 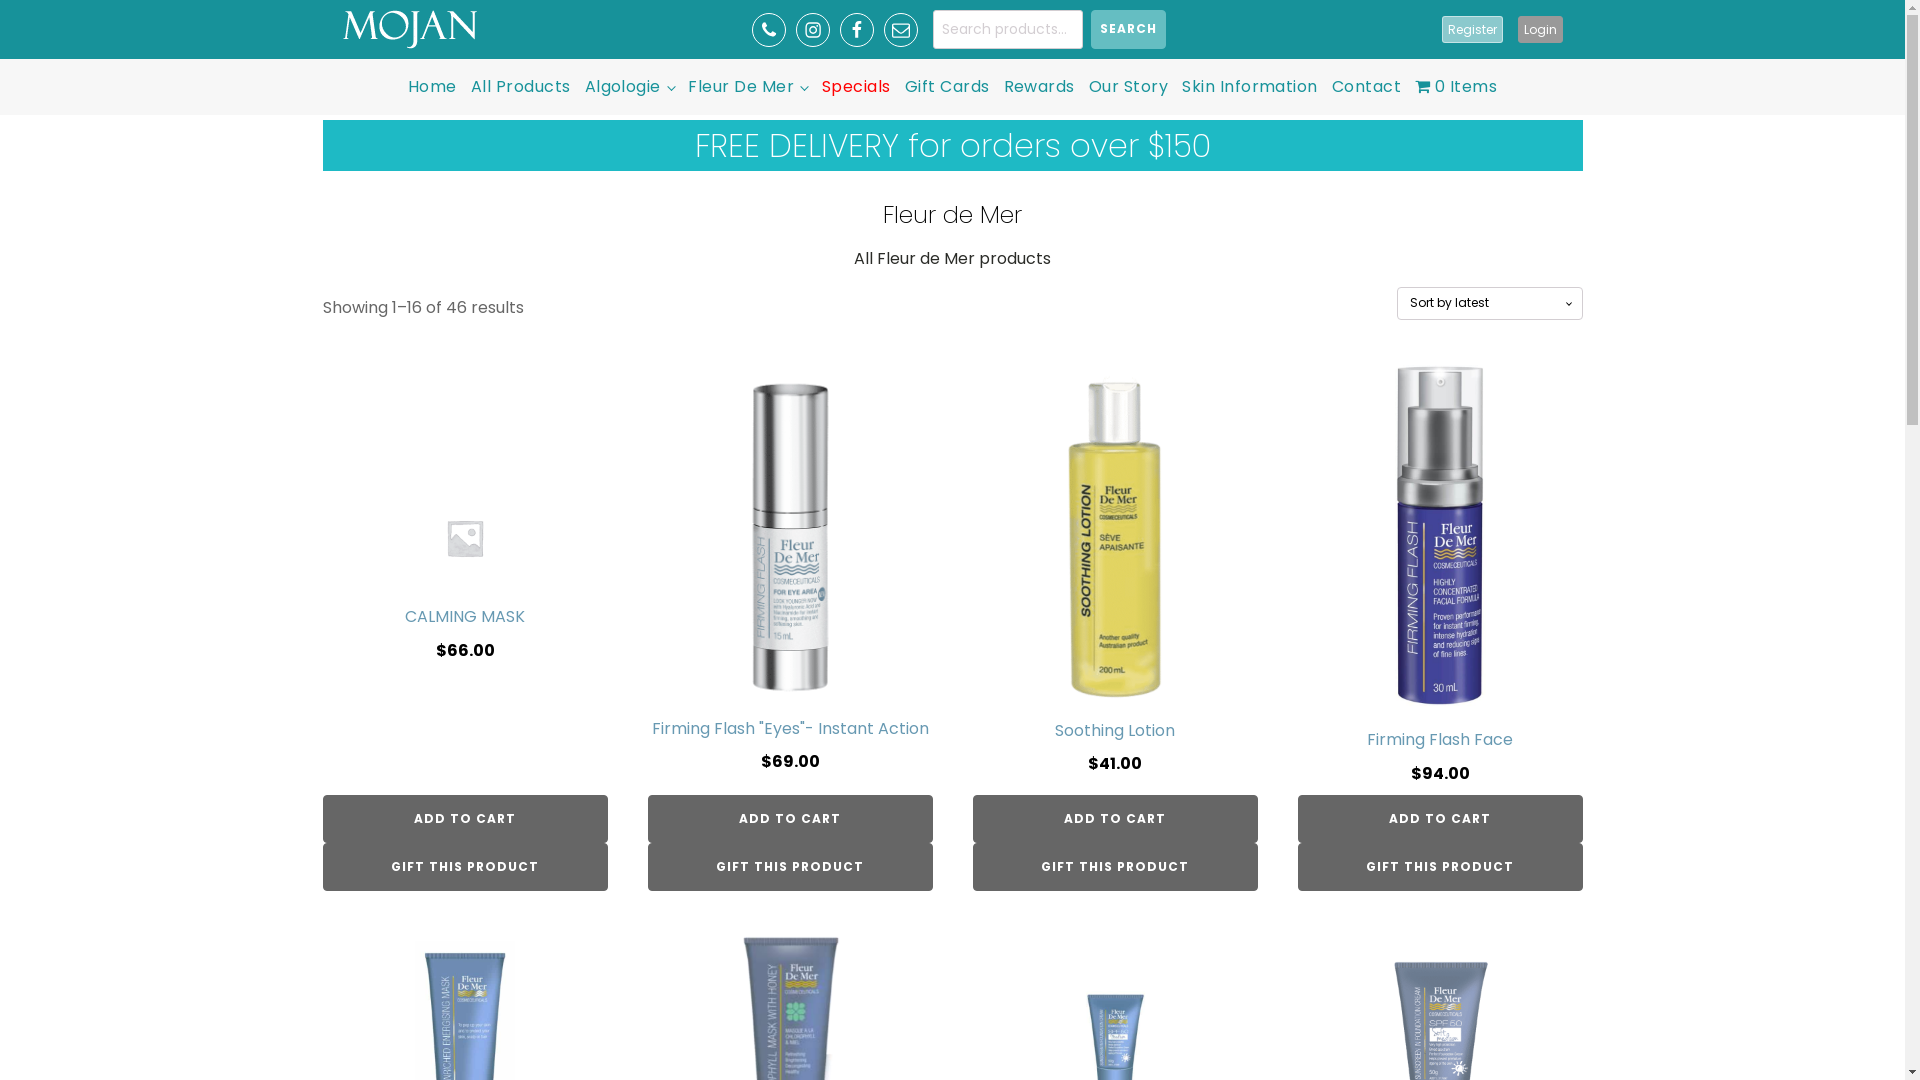 What do you see at coordinates (628, 86) in the screenshot?
I see `'Algologie'` at bounding box center [628, 86].